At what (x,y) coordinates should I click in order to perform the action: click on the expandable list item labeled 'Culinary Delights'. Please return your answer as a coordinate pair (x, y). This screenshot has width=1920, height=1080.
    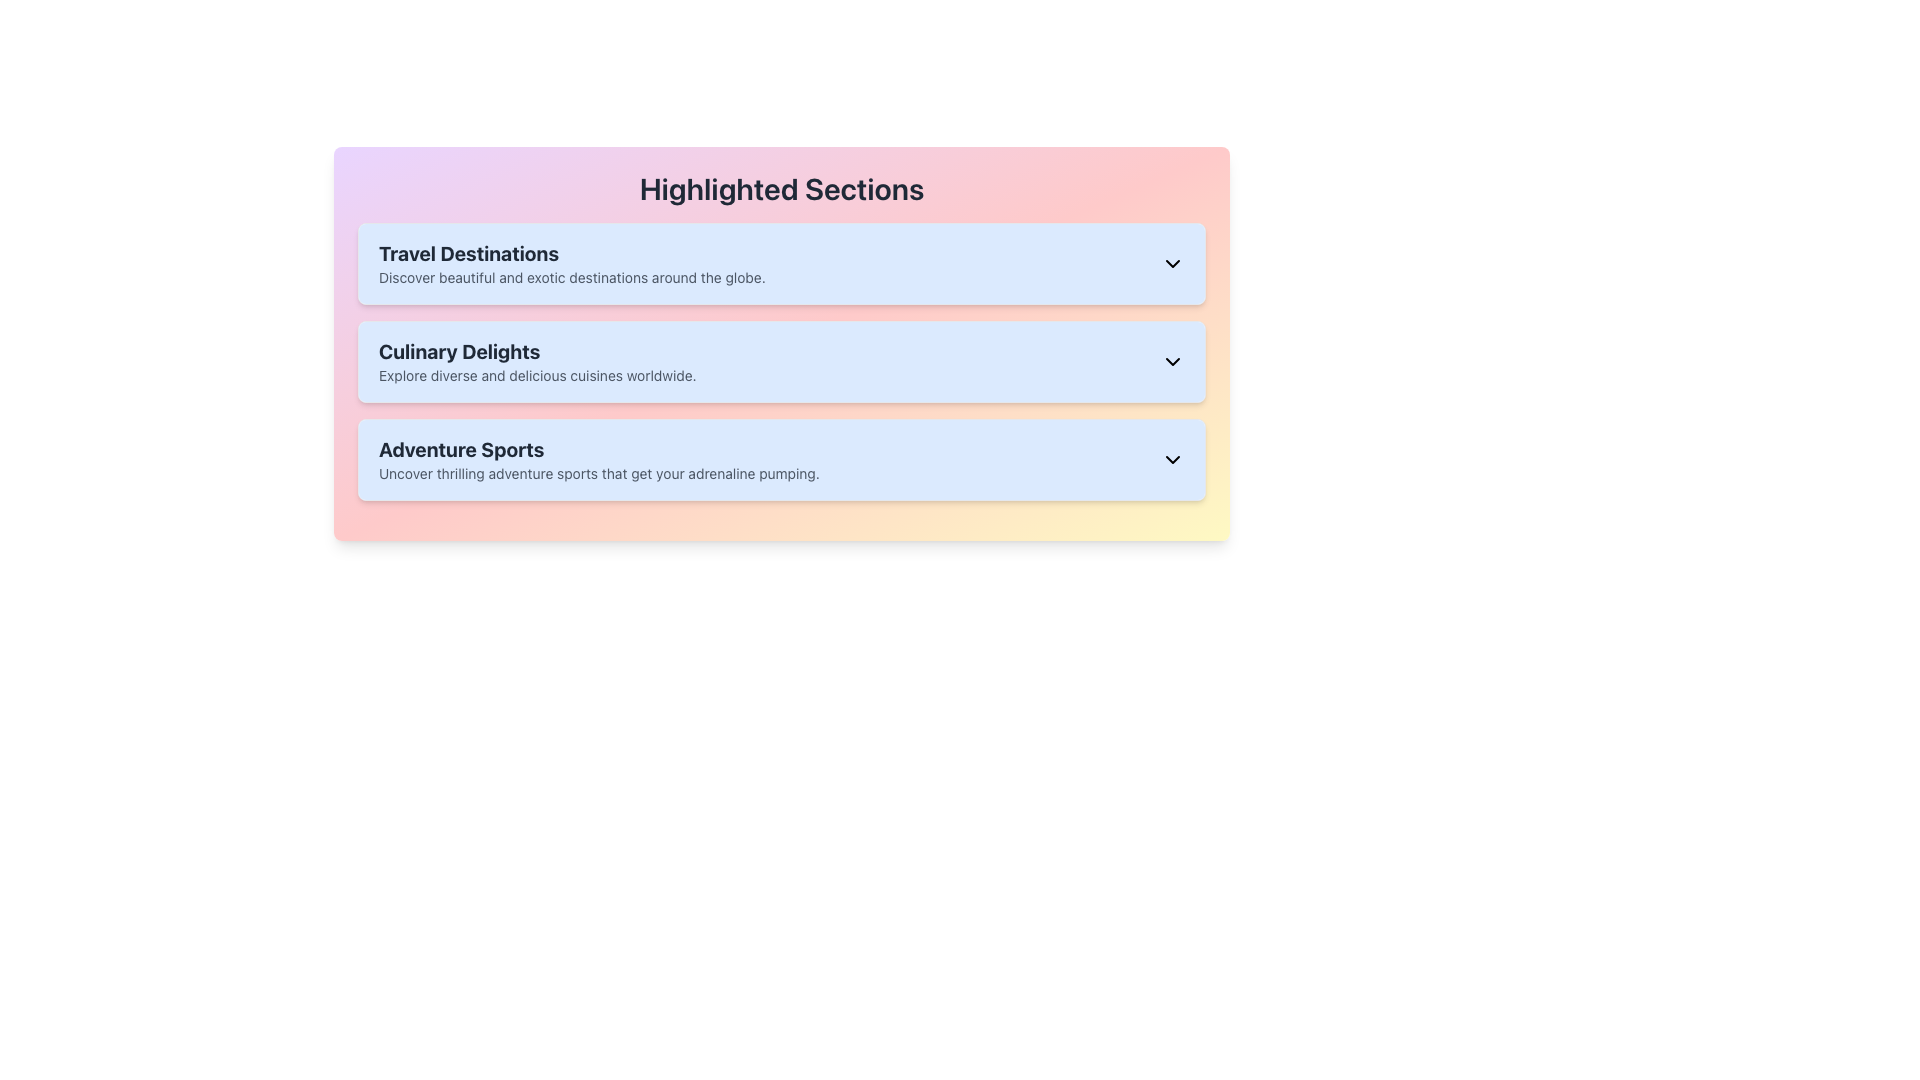
    Looking at the image, I should click on (781, 362).